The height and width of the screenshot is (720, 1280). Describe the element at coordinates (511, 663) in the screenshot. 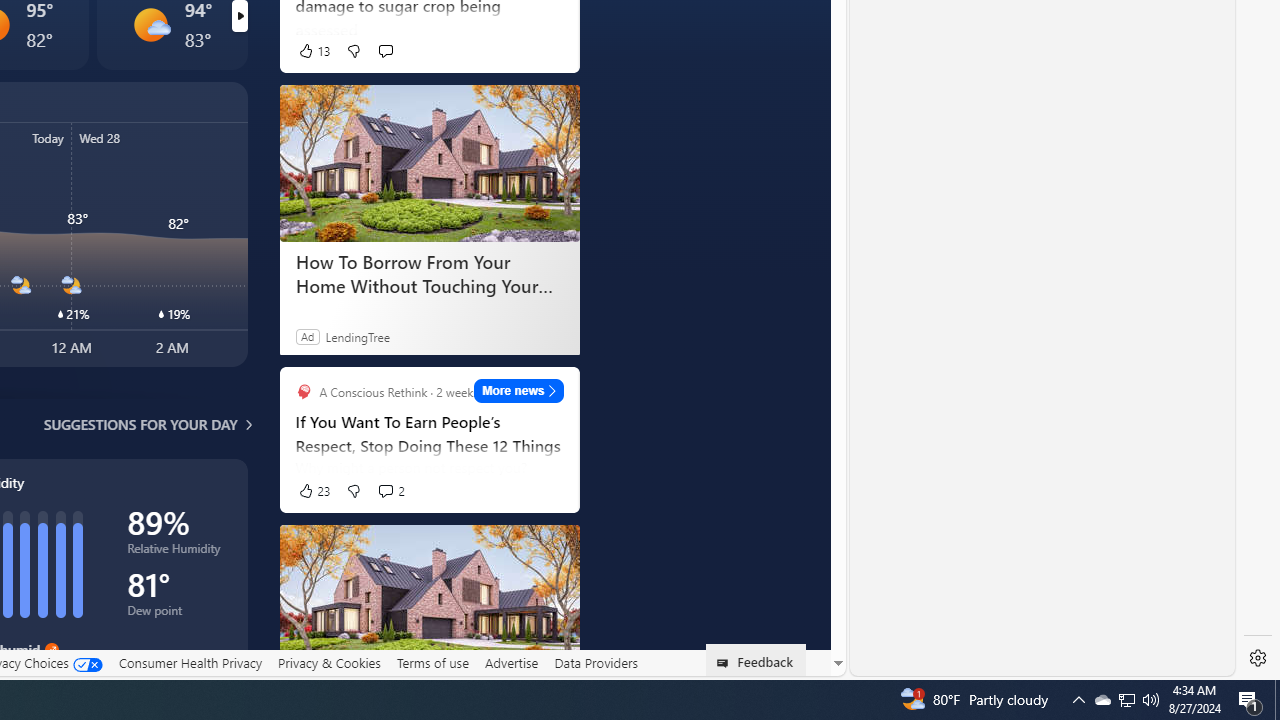

I see `'Advertise'` at that location.